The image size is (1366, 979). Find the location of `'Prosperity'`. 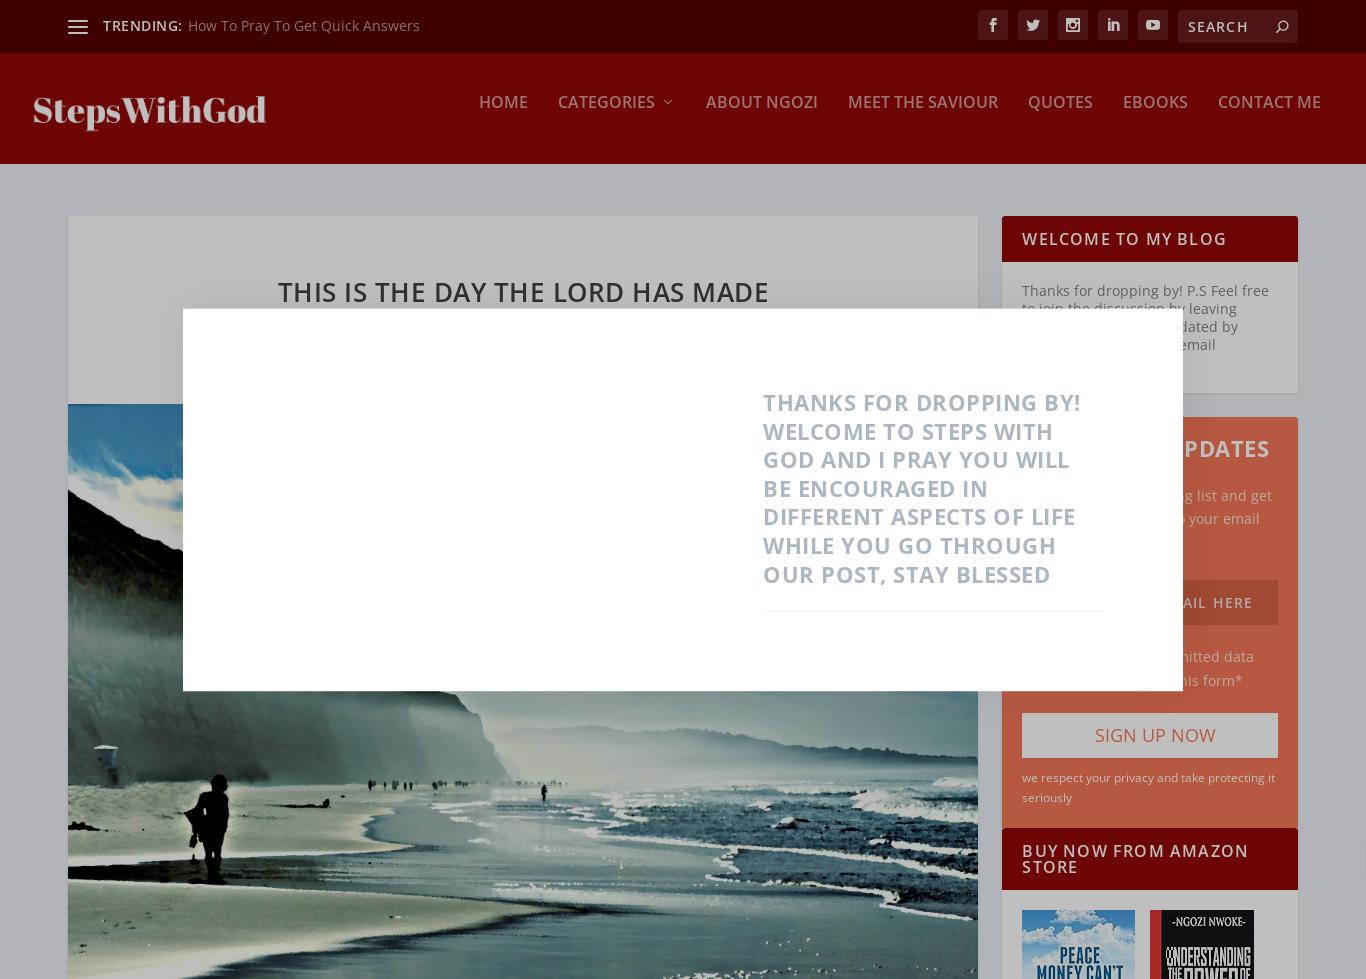

'Prosperity' is located at coordinates (370, 746).